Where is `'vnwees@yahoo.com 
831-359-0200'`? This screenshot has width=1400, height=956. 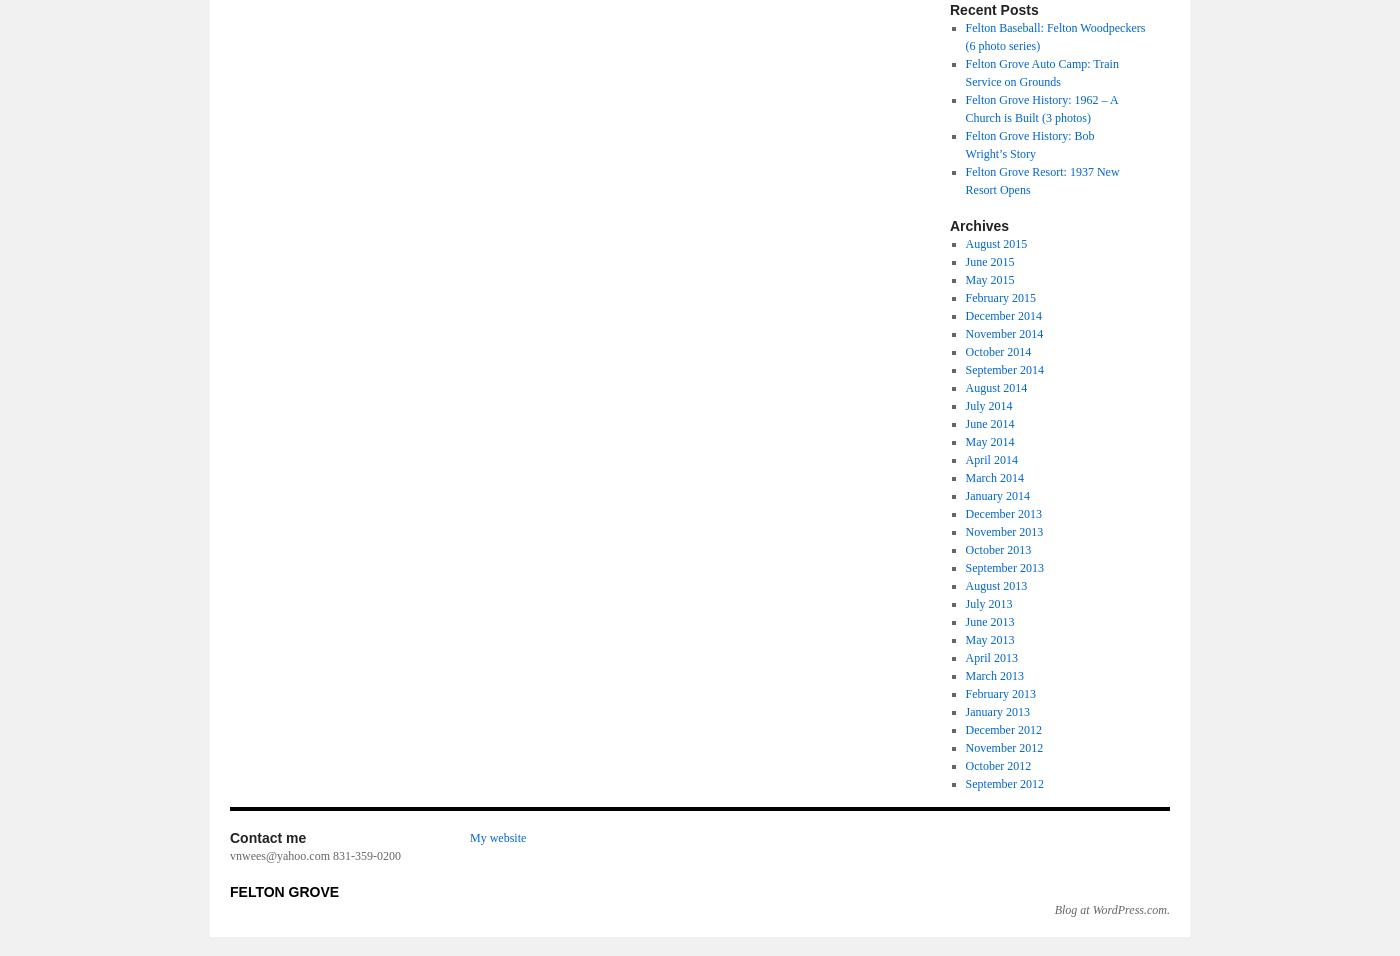
'vnwees@yahoo.com 
831-359-0200' is located at coordinates (230, 856).